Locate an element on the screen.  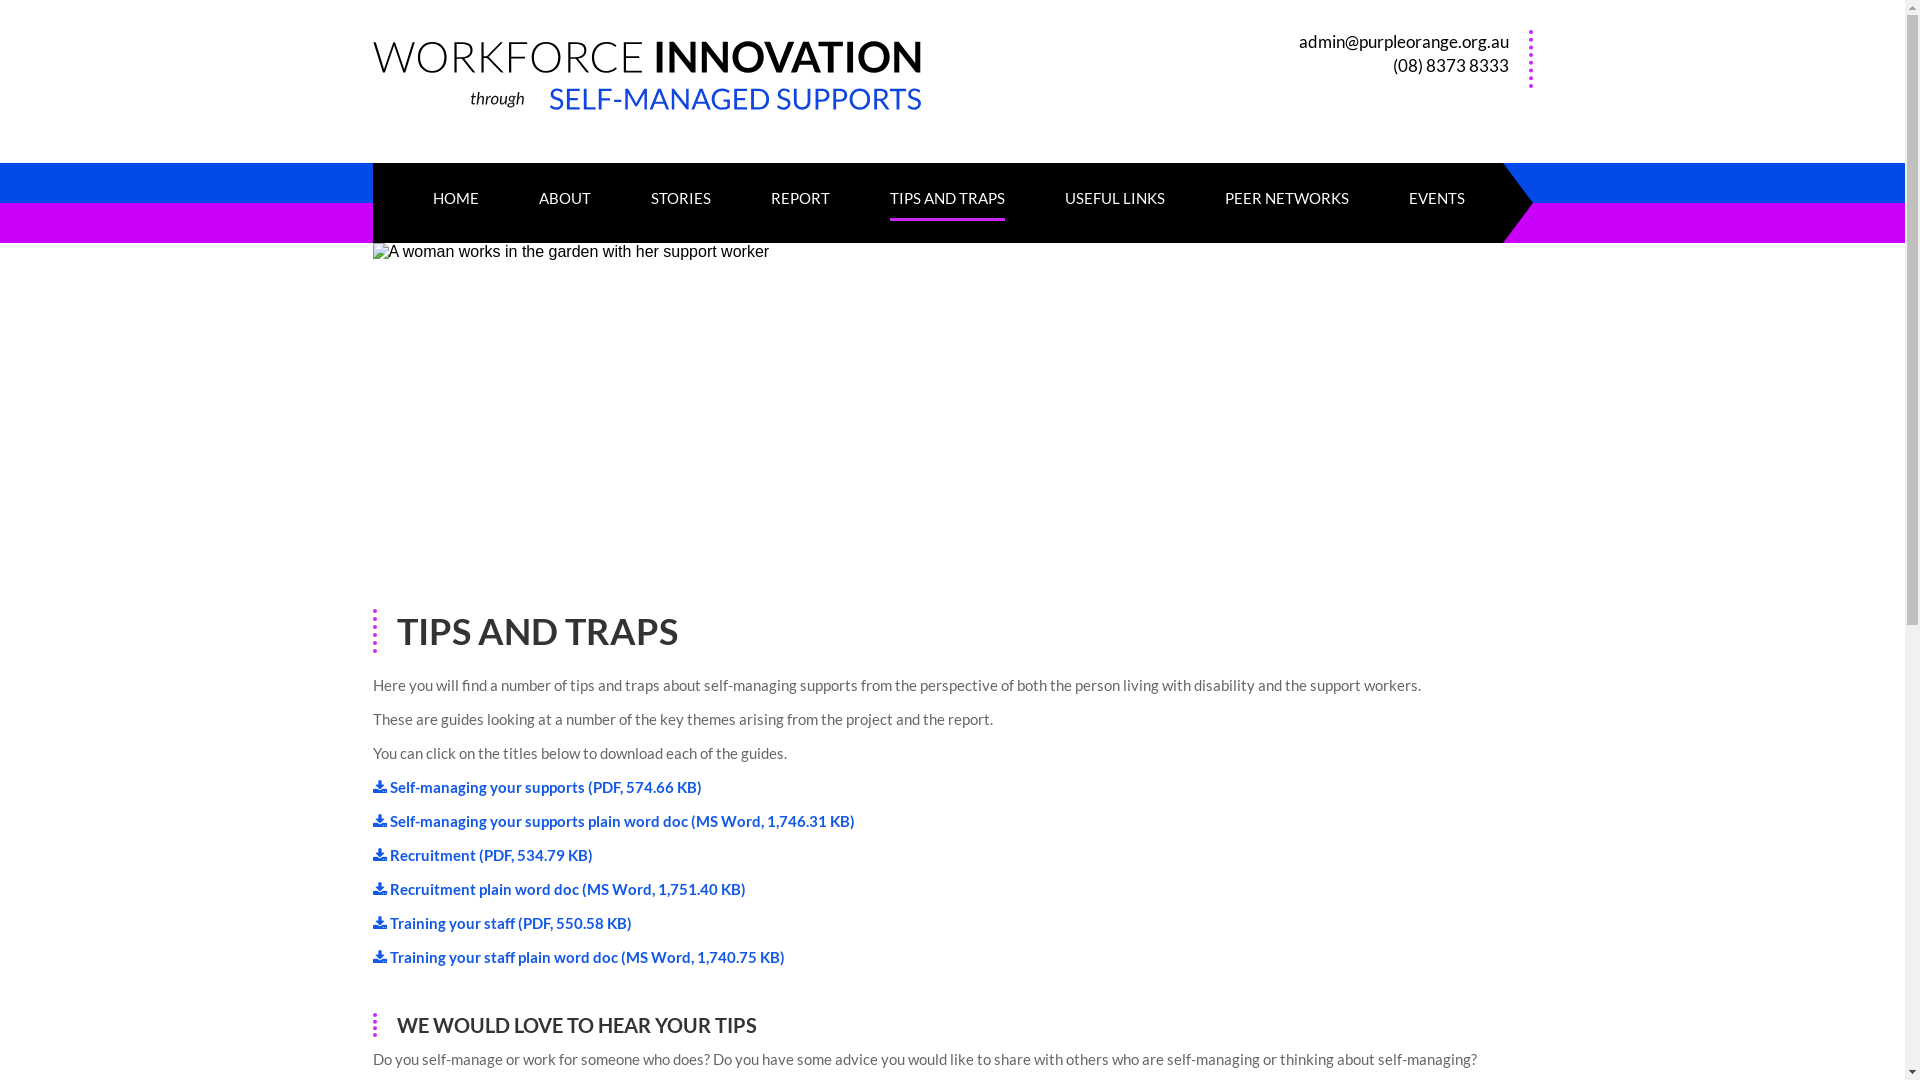
'USEFUL LINKS' is located at coordinates (1112, 204).